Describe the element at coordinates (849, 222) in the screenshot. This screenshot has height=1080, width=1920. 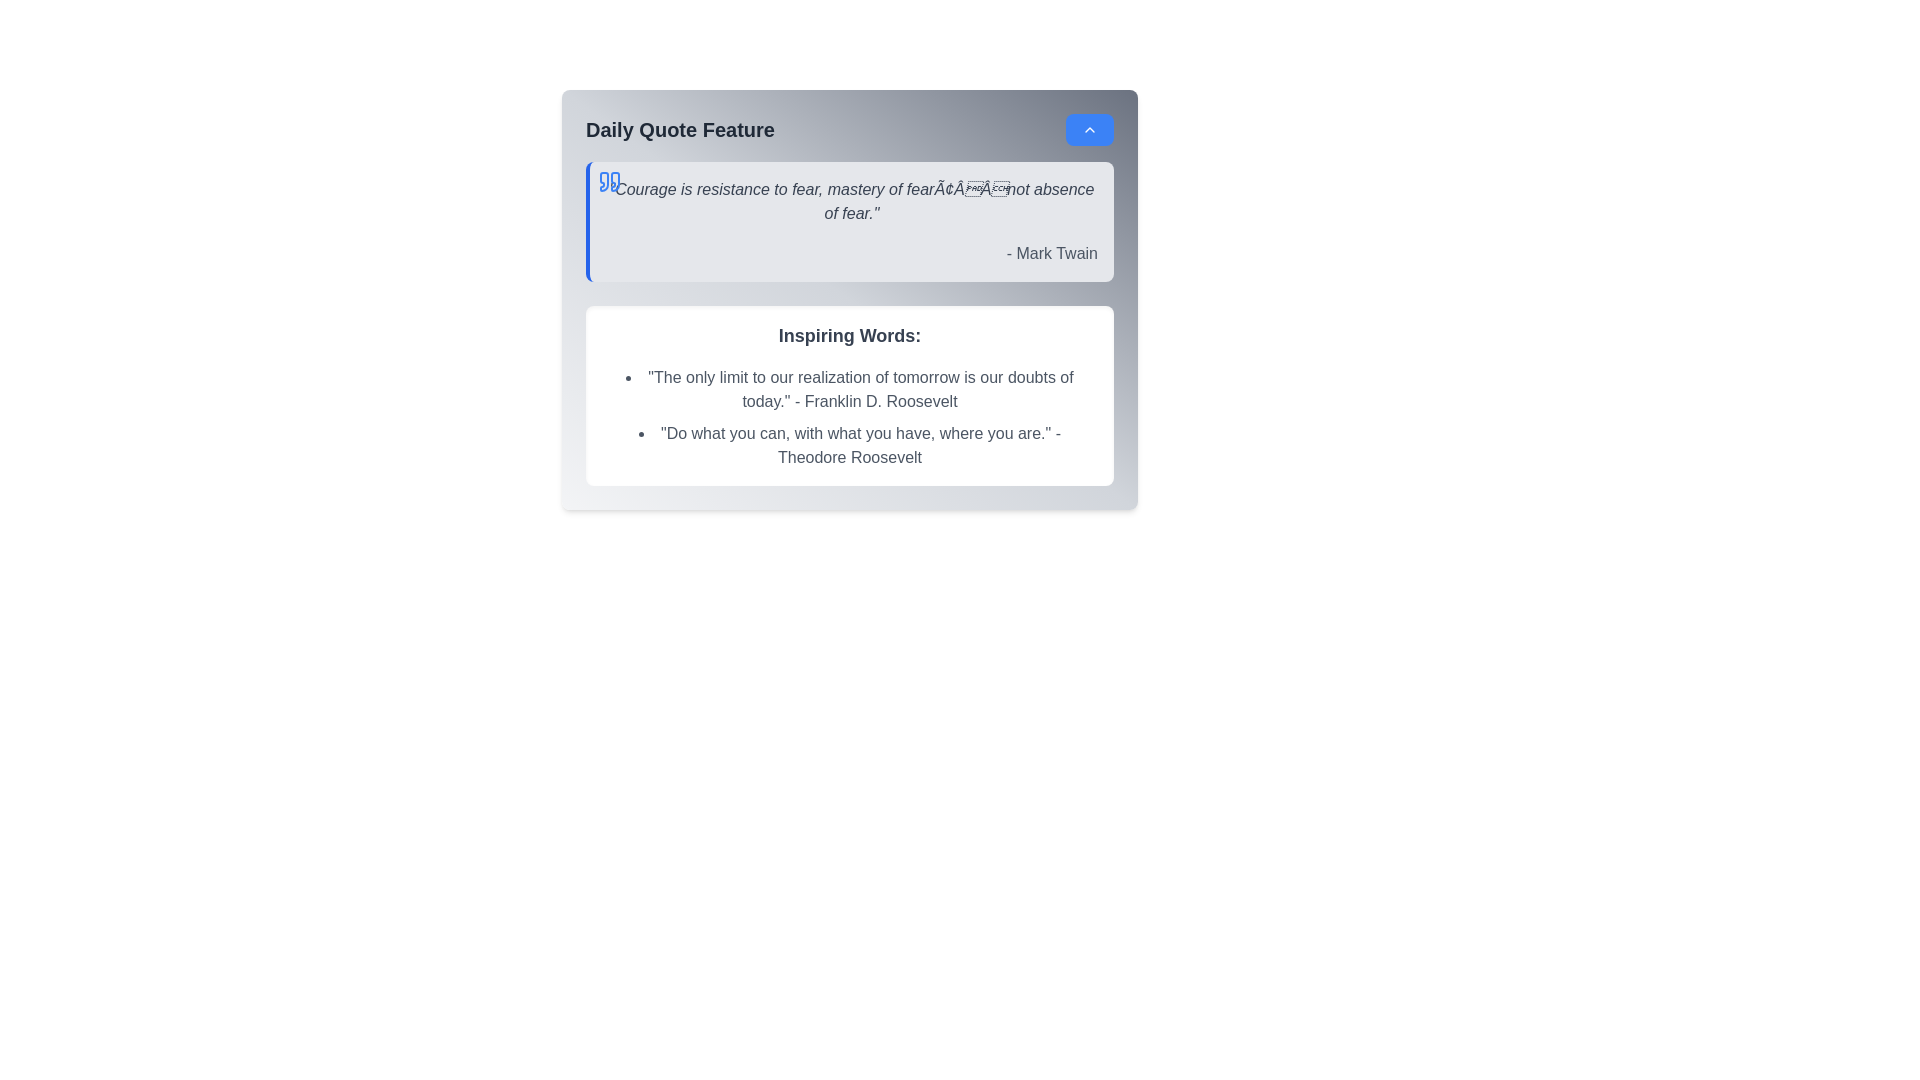
I see `text from the Informational block with a light gray background and a blue strip, located in the 'Daily Quote Feature' section` at that location.